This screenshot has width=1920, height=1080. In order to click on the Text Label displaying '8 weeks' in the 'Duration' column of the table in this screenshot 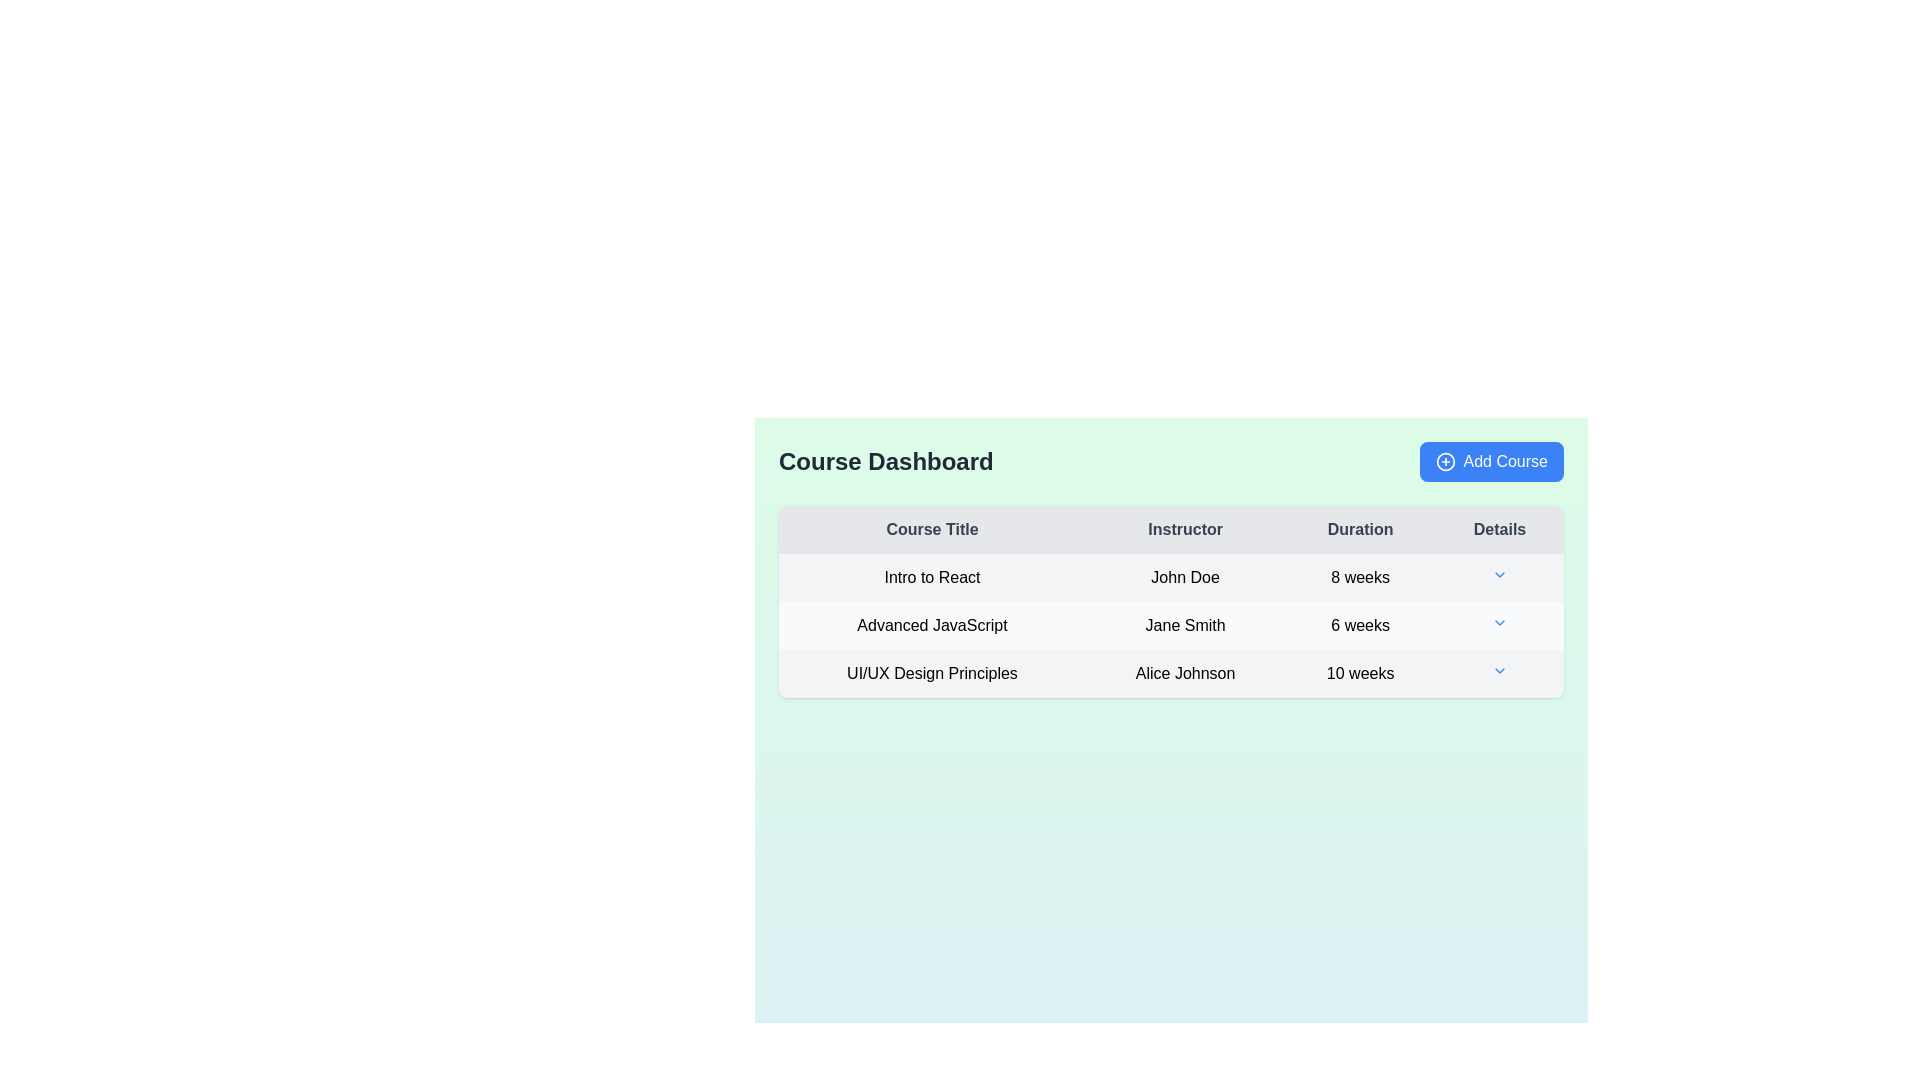, I will do `click(1360, 578)`.